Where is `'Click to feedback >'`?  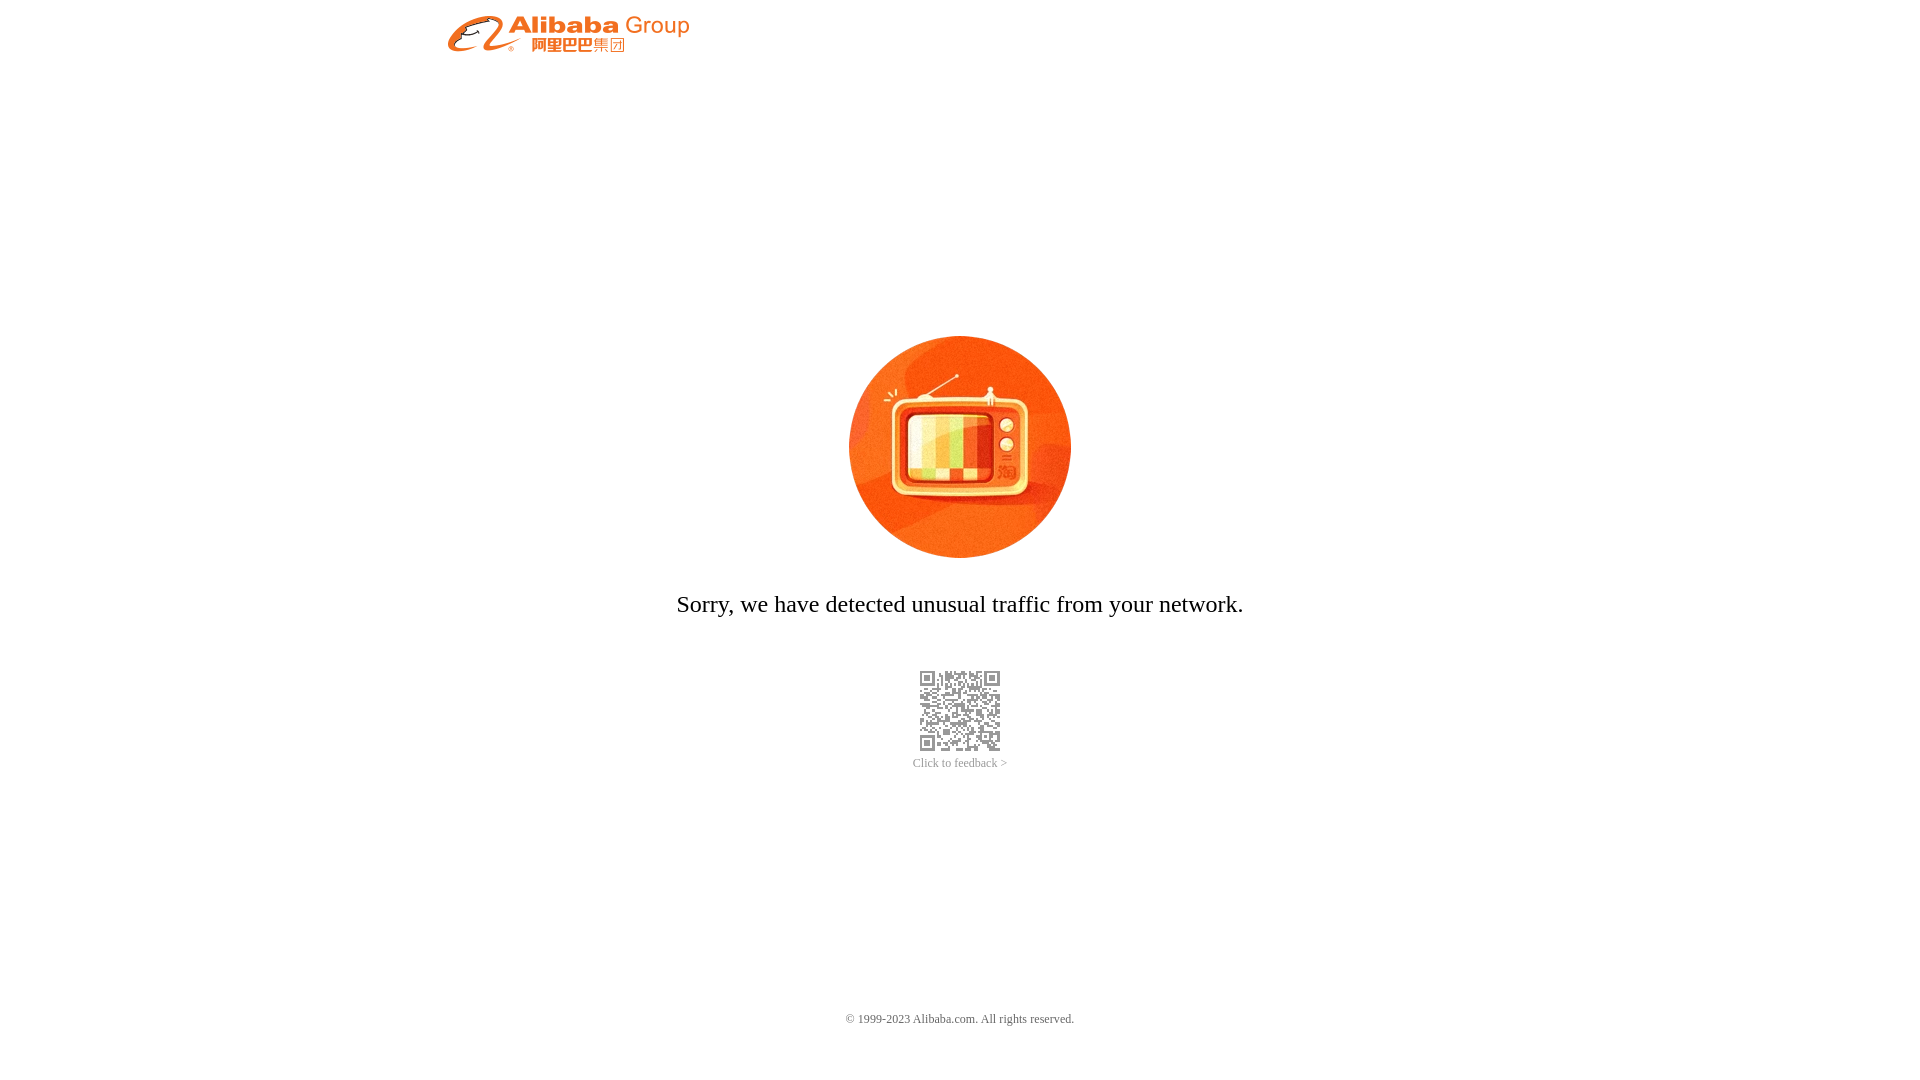
'Click to feedback >' is located at coordinates (960, 763).